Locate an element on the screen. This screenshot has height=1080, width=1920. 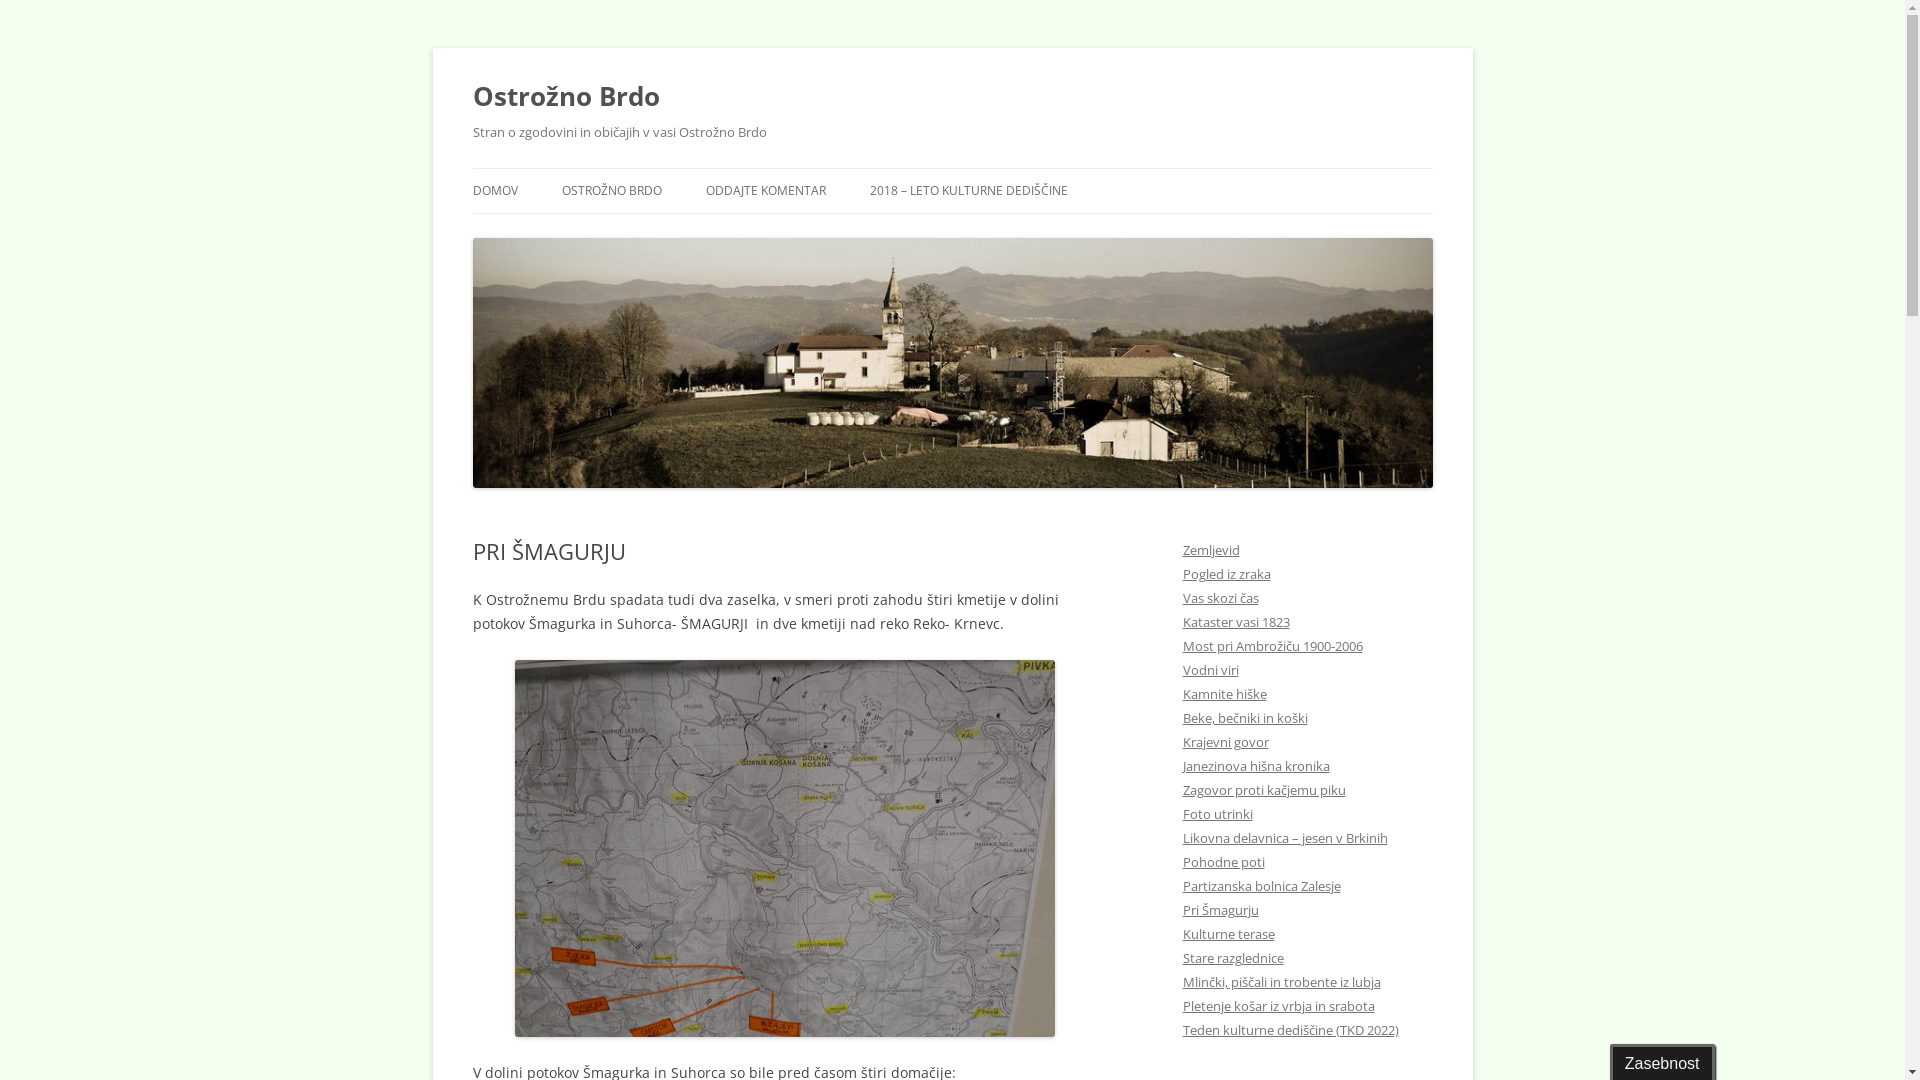
'Kataster vasi 1823' is located at coordinates (1234, 620).